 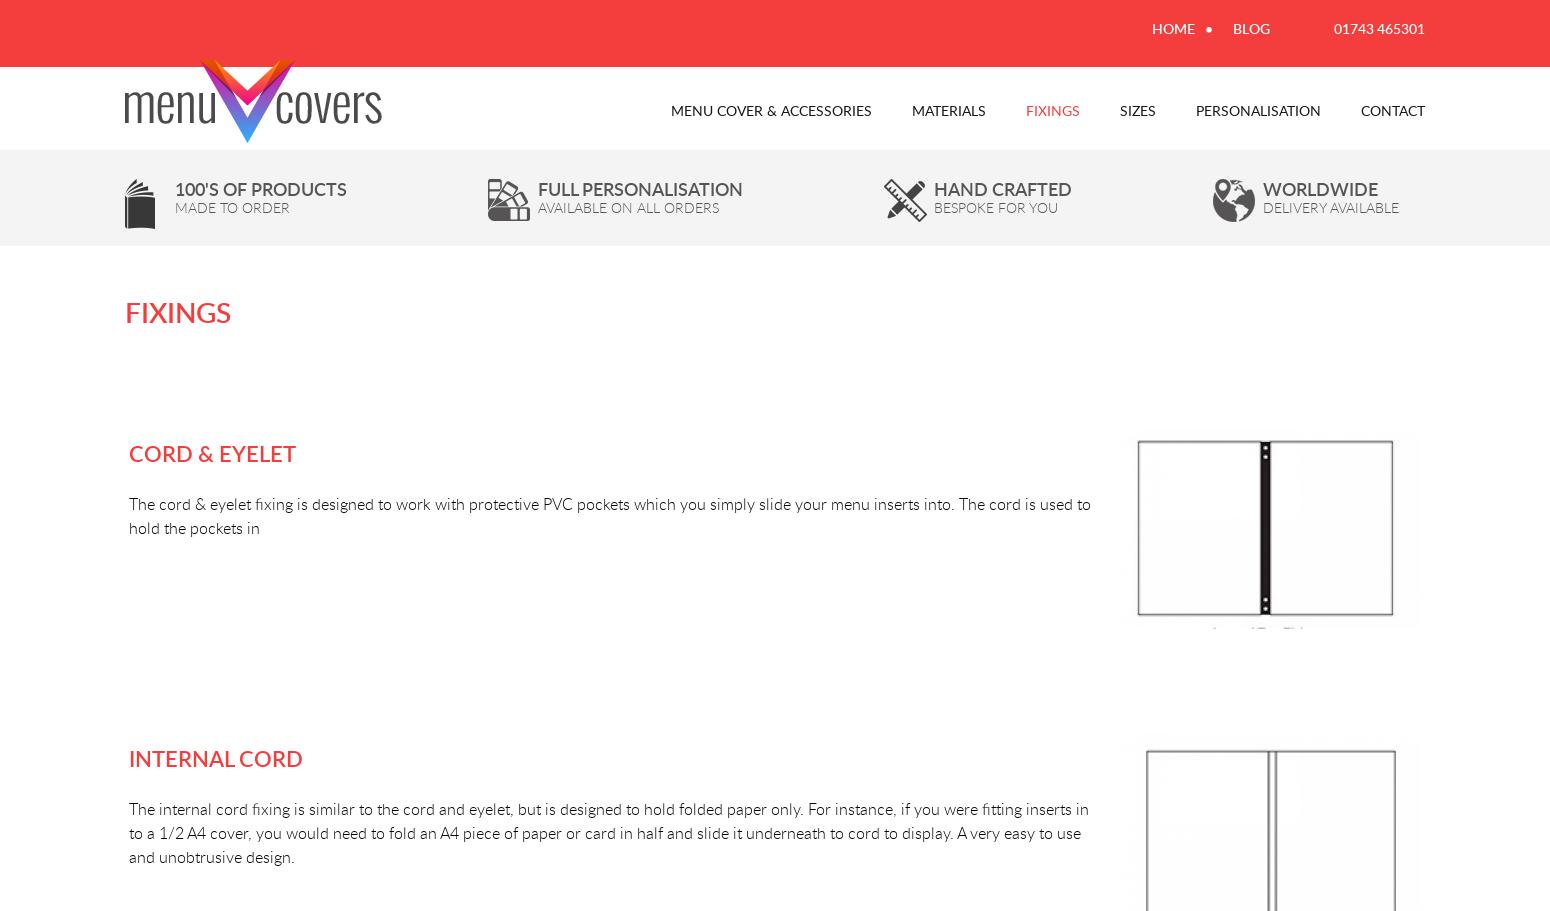 What do you see at coordinates (608, 832) in the screenshot?
I see `'The internal cord fixing is similar to the cord and eyelet, but is designed to hold folded paper only. For instance, if you were fitting inserts in to a 1/2 A4 cover, you would need to fold an A4 piece of paper or card in half and slide it underneath to cord to display. A very easy to use and unobtrusive design.'` at bounding box center [608, 832].